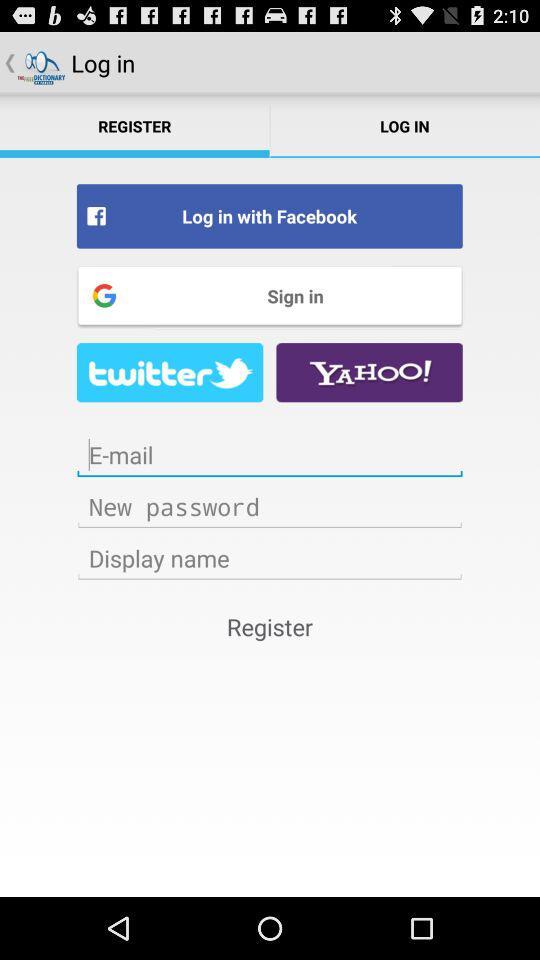  Describe the element at coordinates (270, 455) in the screenshot. I see `screen button` at that location.